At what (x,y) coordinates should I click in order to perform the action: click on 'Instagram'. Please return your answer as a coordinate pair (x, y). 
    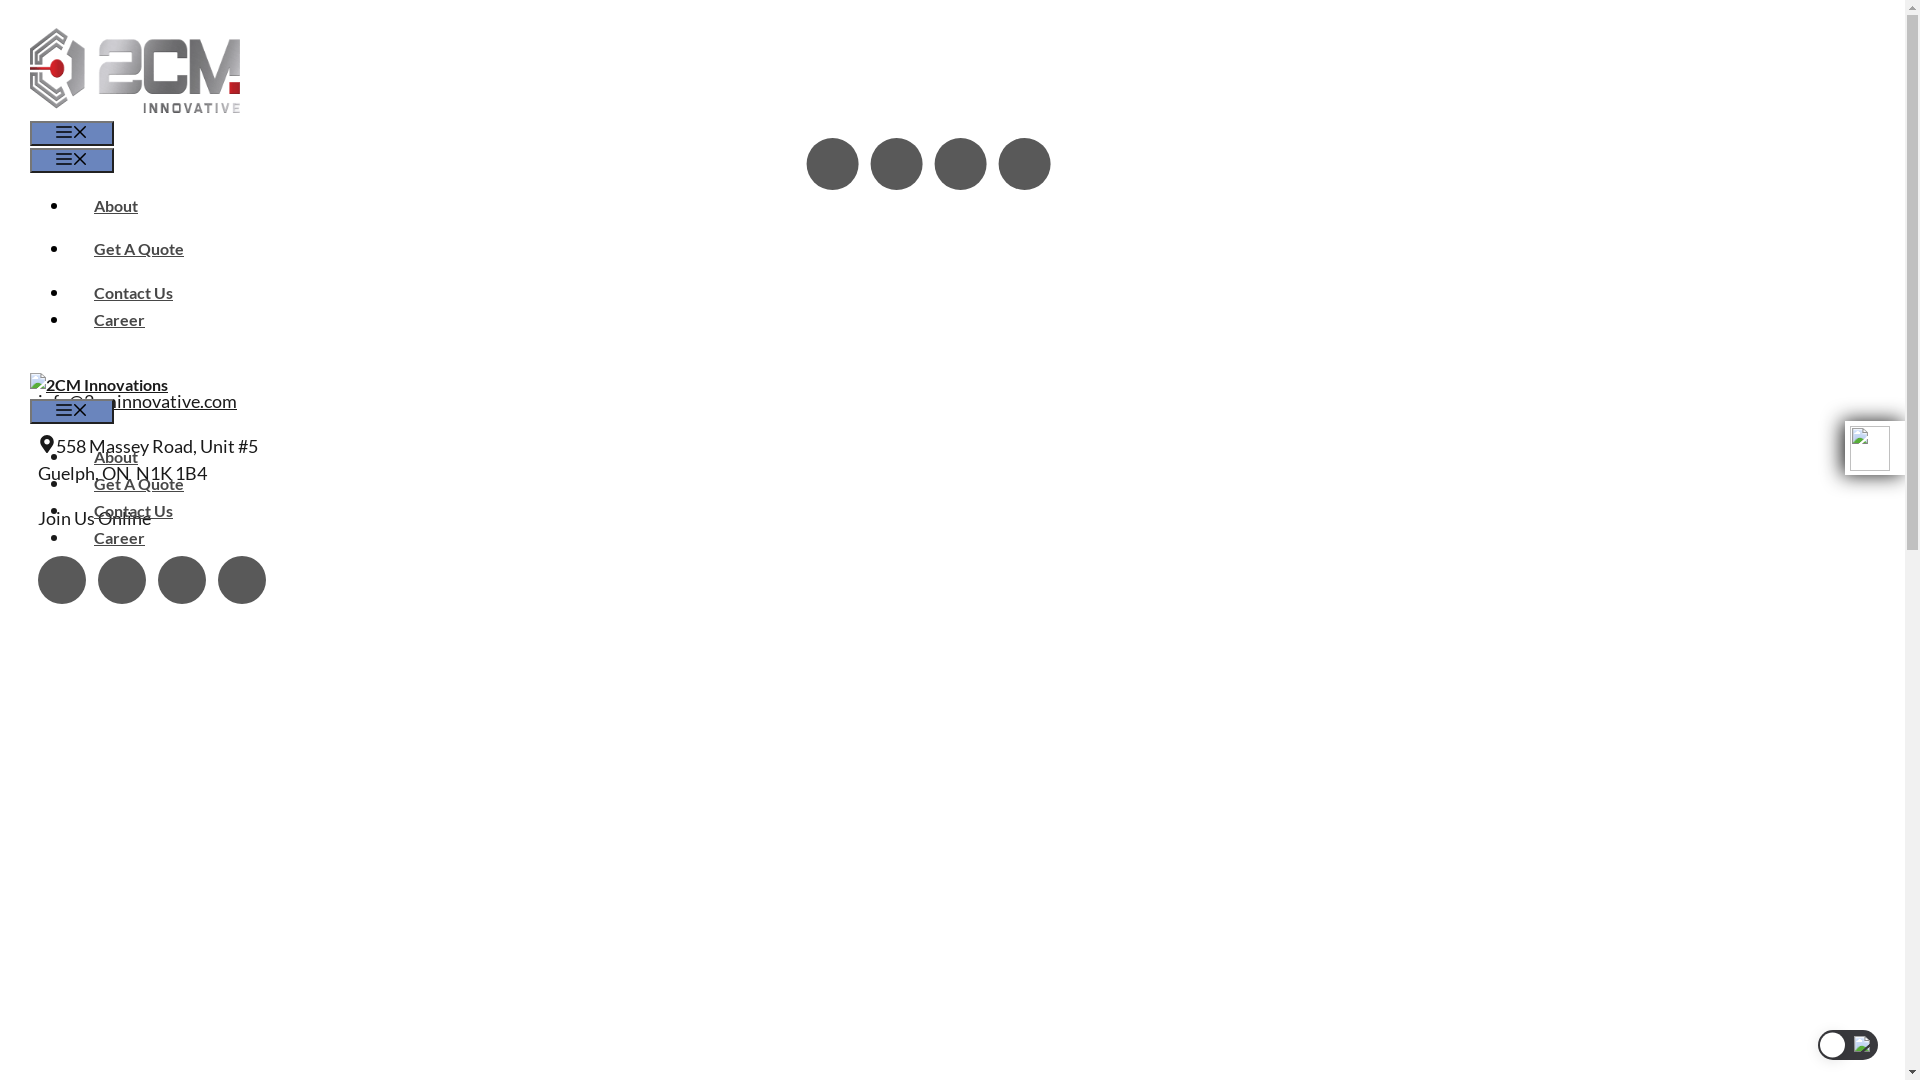
    Looking at the image, I should click on (831, 163).